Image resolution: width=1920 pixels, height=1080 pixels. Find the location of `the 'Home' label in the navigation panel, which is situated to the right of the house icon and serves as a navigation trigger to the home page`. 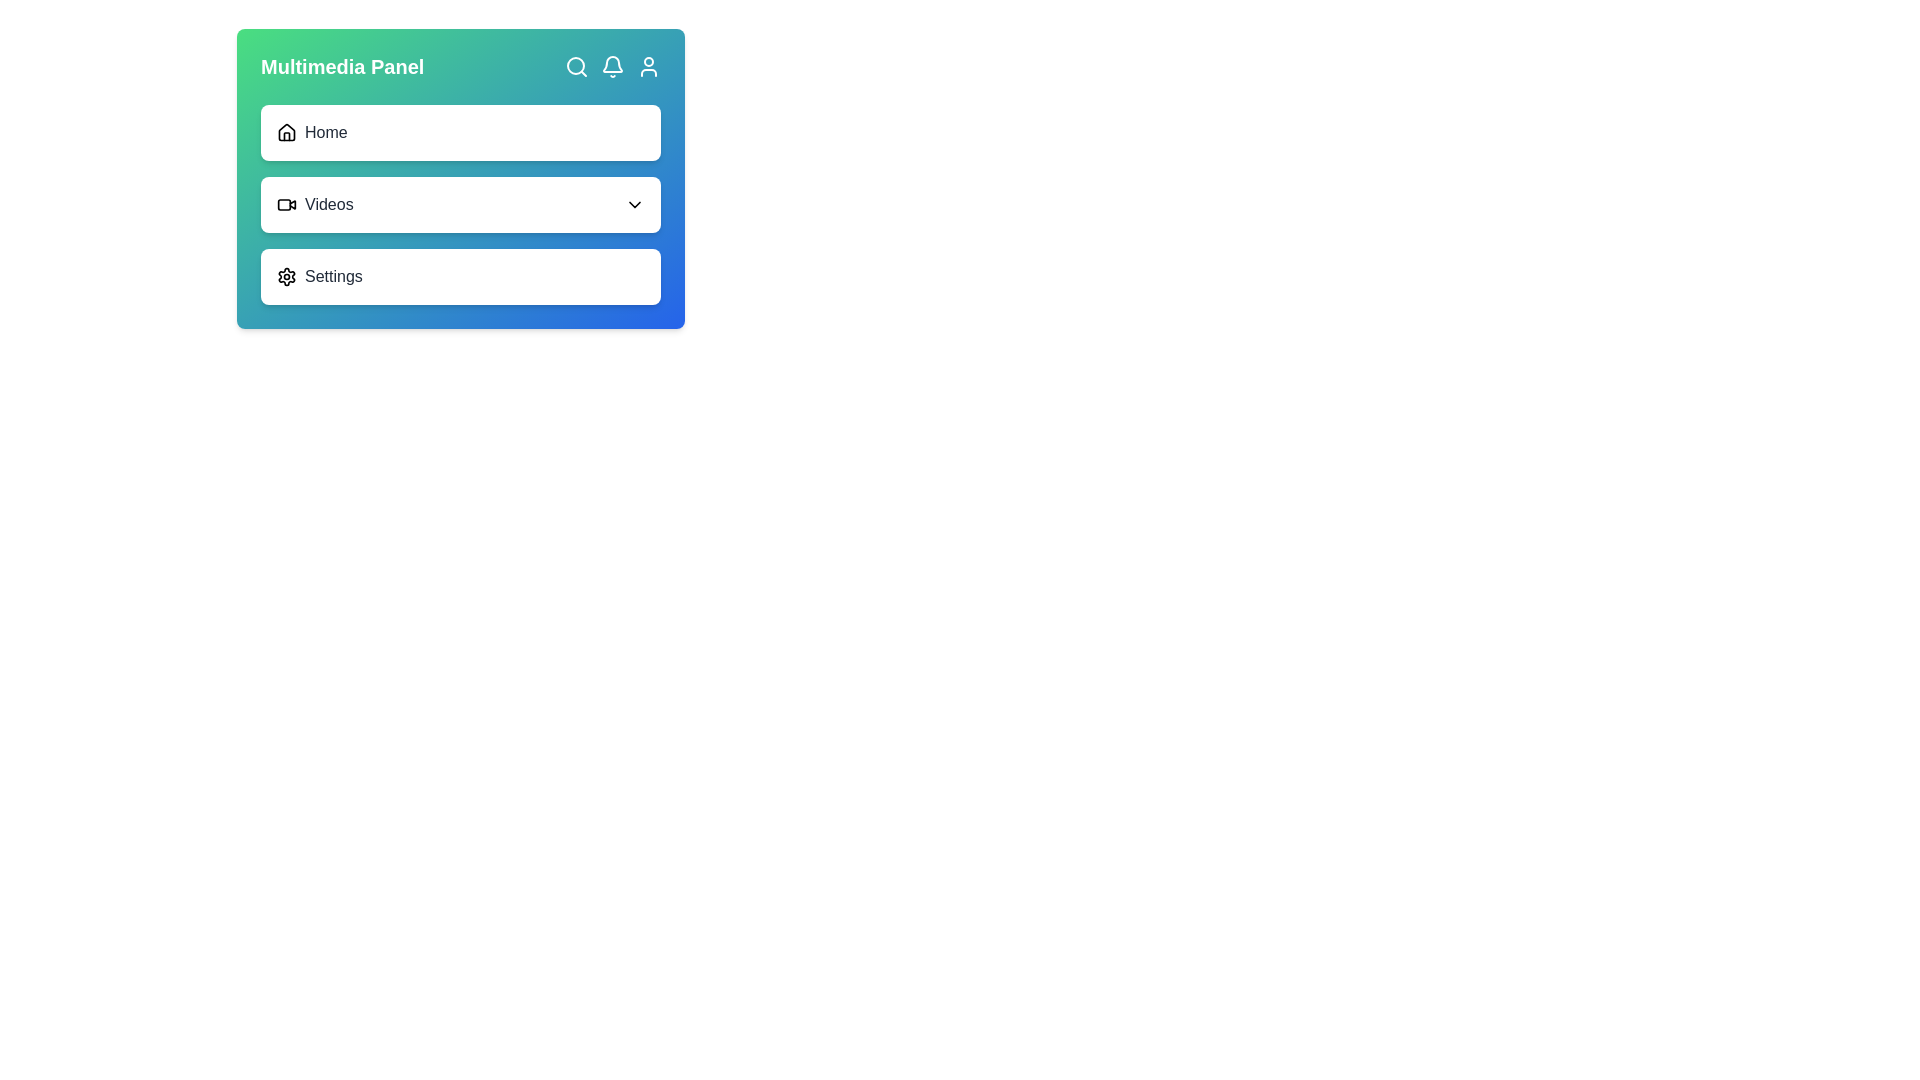

the 'Home' label in the navigation panel, which is situated to the right of the house icon and serves as a navigation trigger to the home page is located at coordinates (326, 132).